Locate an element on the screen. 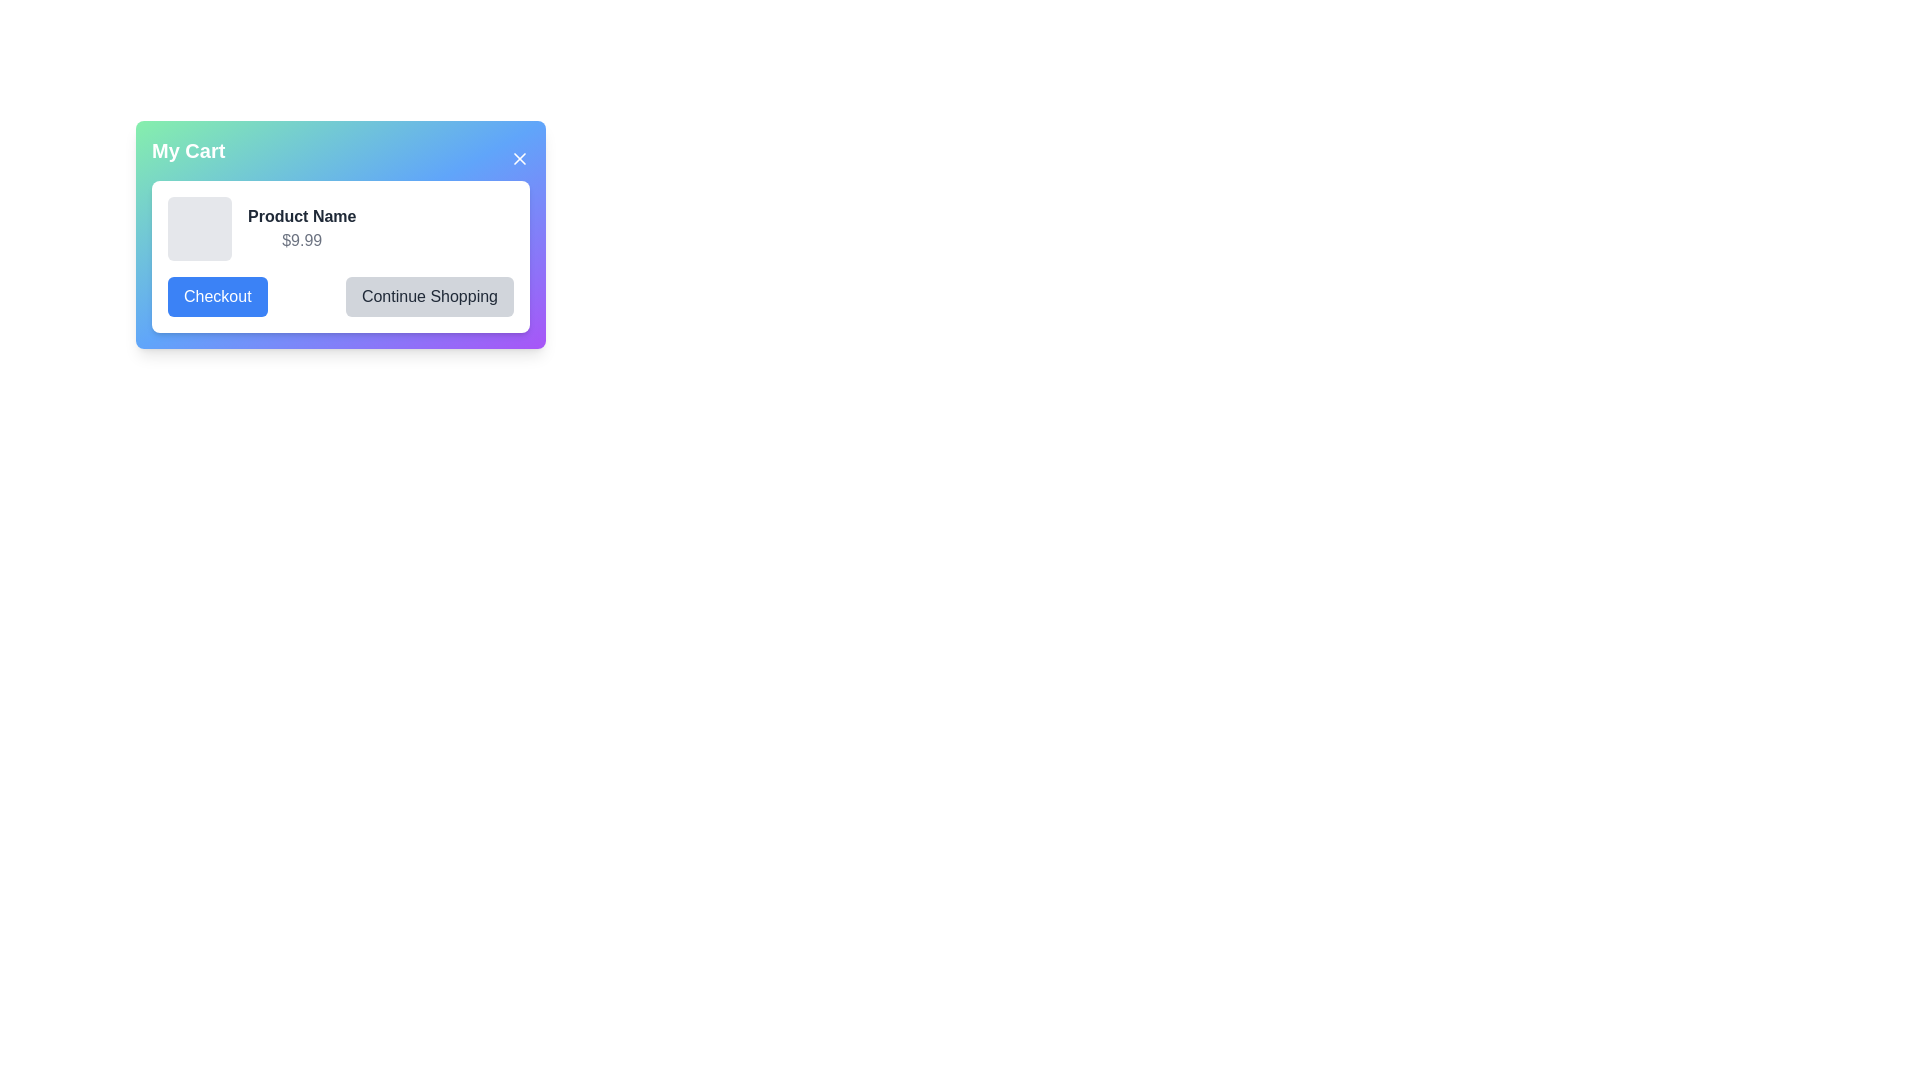  the close button located at the top-right corner of the 'My Cart' modal window to change its color is located at coordinates (519, 157).